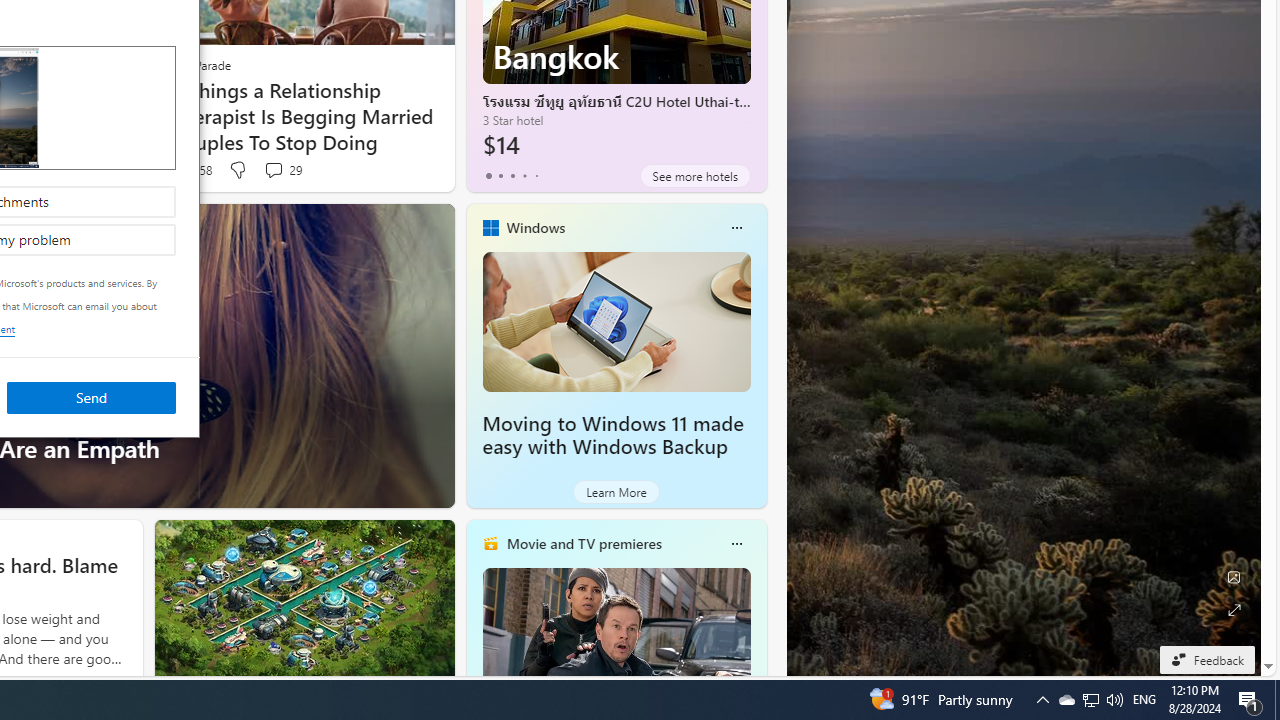 The width and height of the screenshot is (1280, 720). What do you see at coordinates (535, 226) in the screenshot?
I see `'Windows'` at bounding box center [535, 226].